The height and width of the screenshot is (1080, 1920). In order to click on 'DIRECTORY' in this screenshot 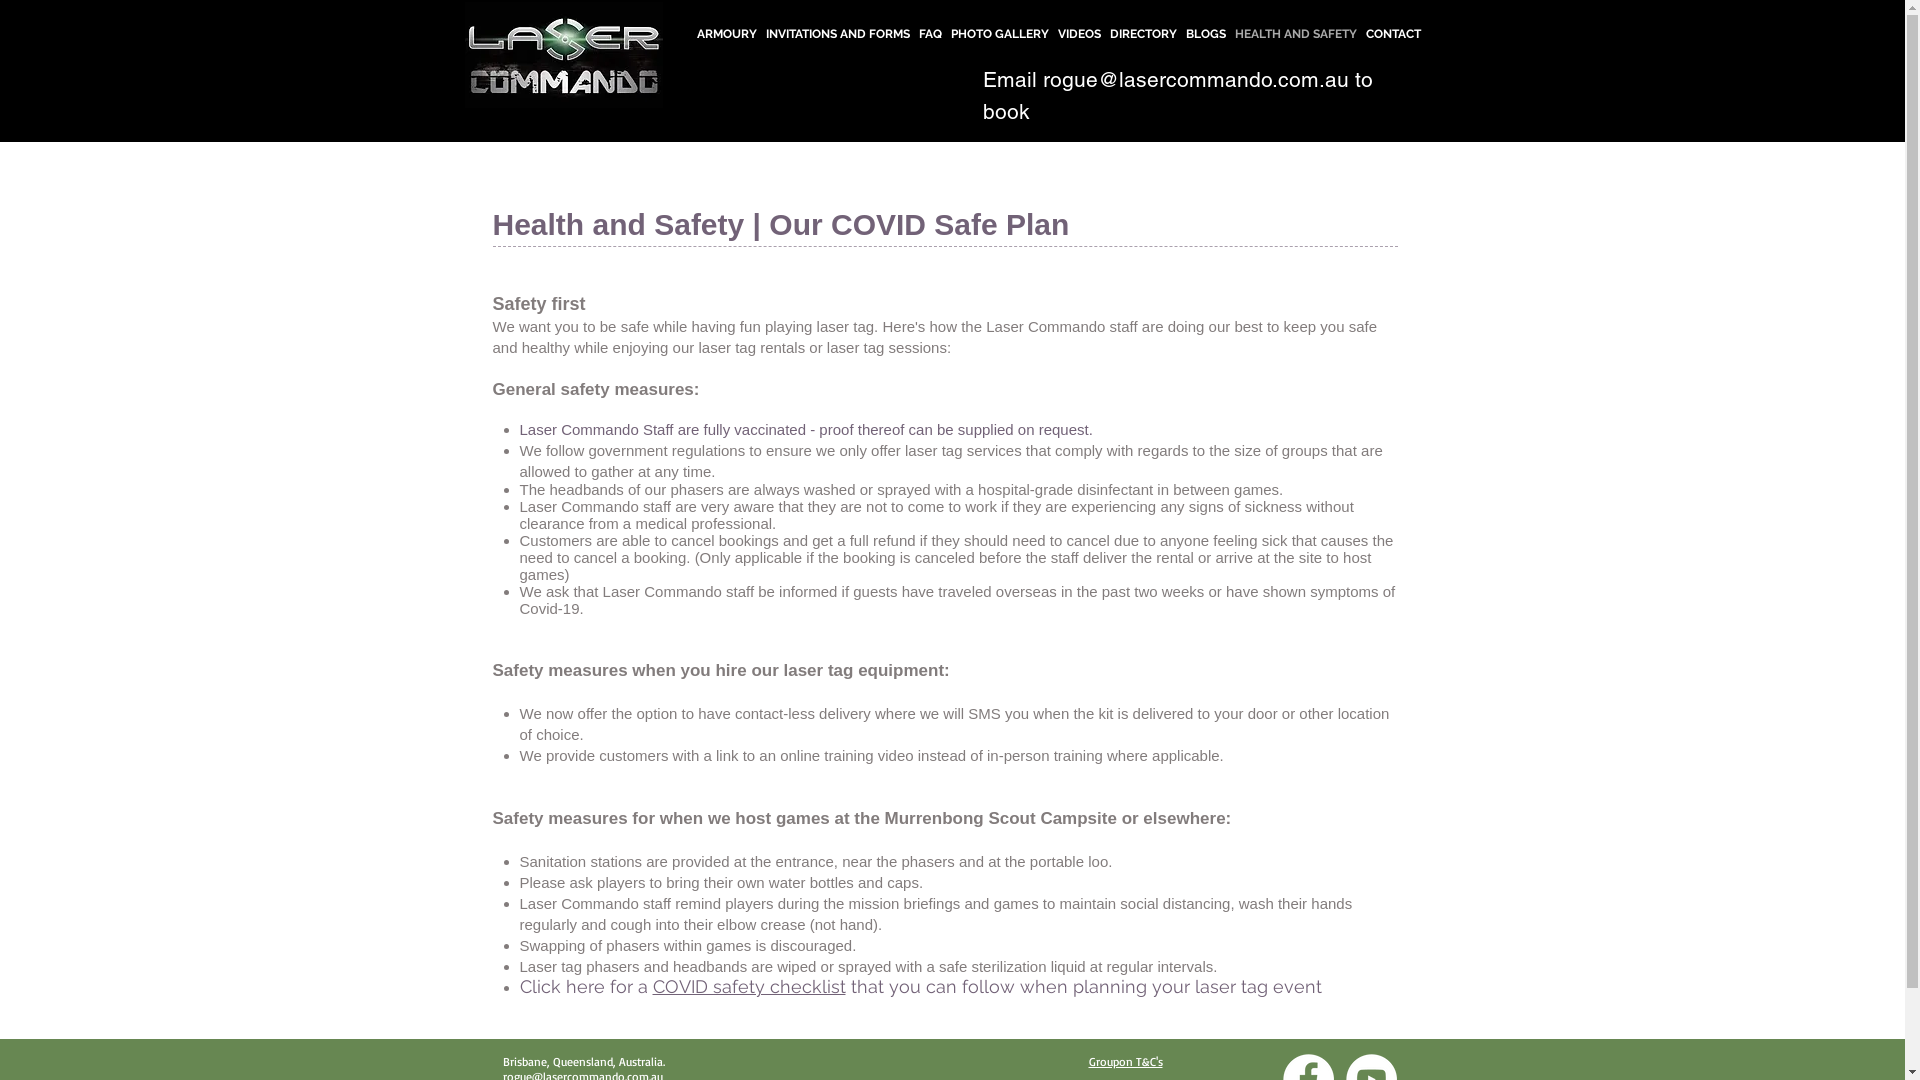, I will do `click(1143, 34)`.